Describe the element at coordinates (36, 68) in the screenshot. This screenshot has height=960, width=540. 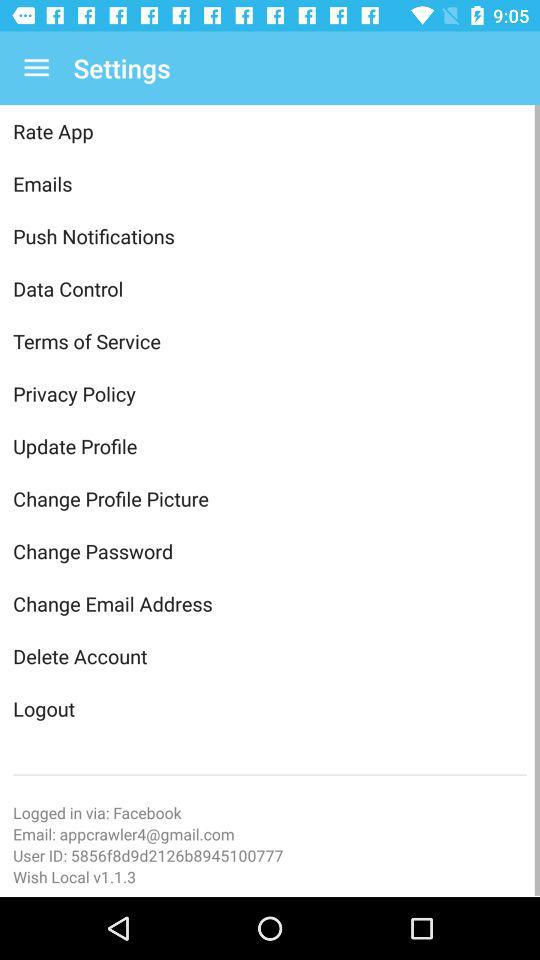
I see `icon to the left of the settings icon` at that location.